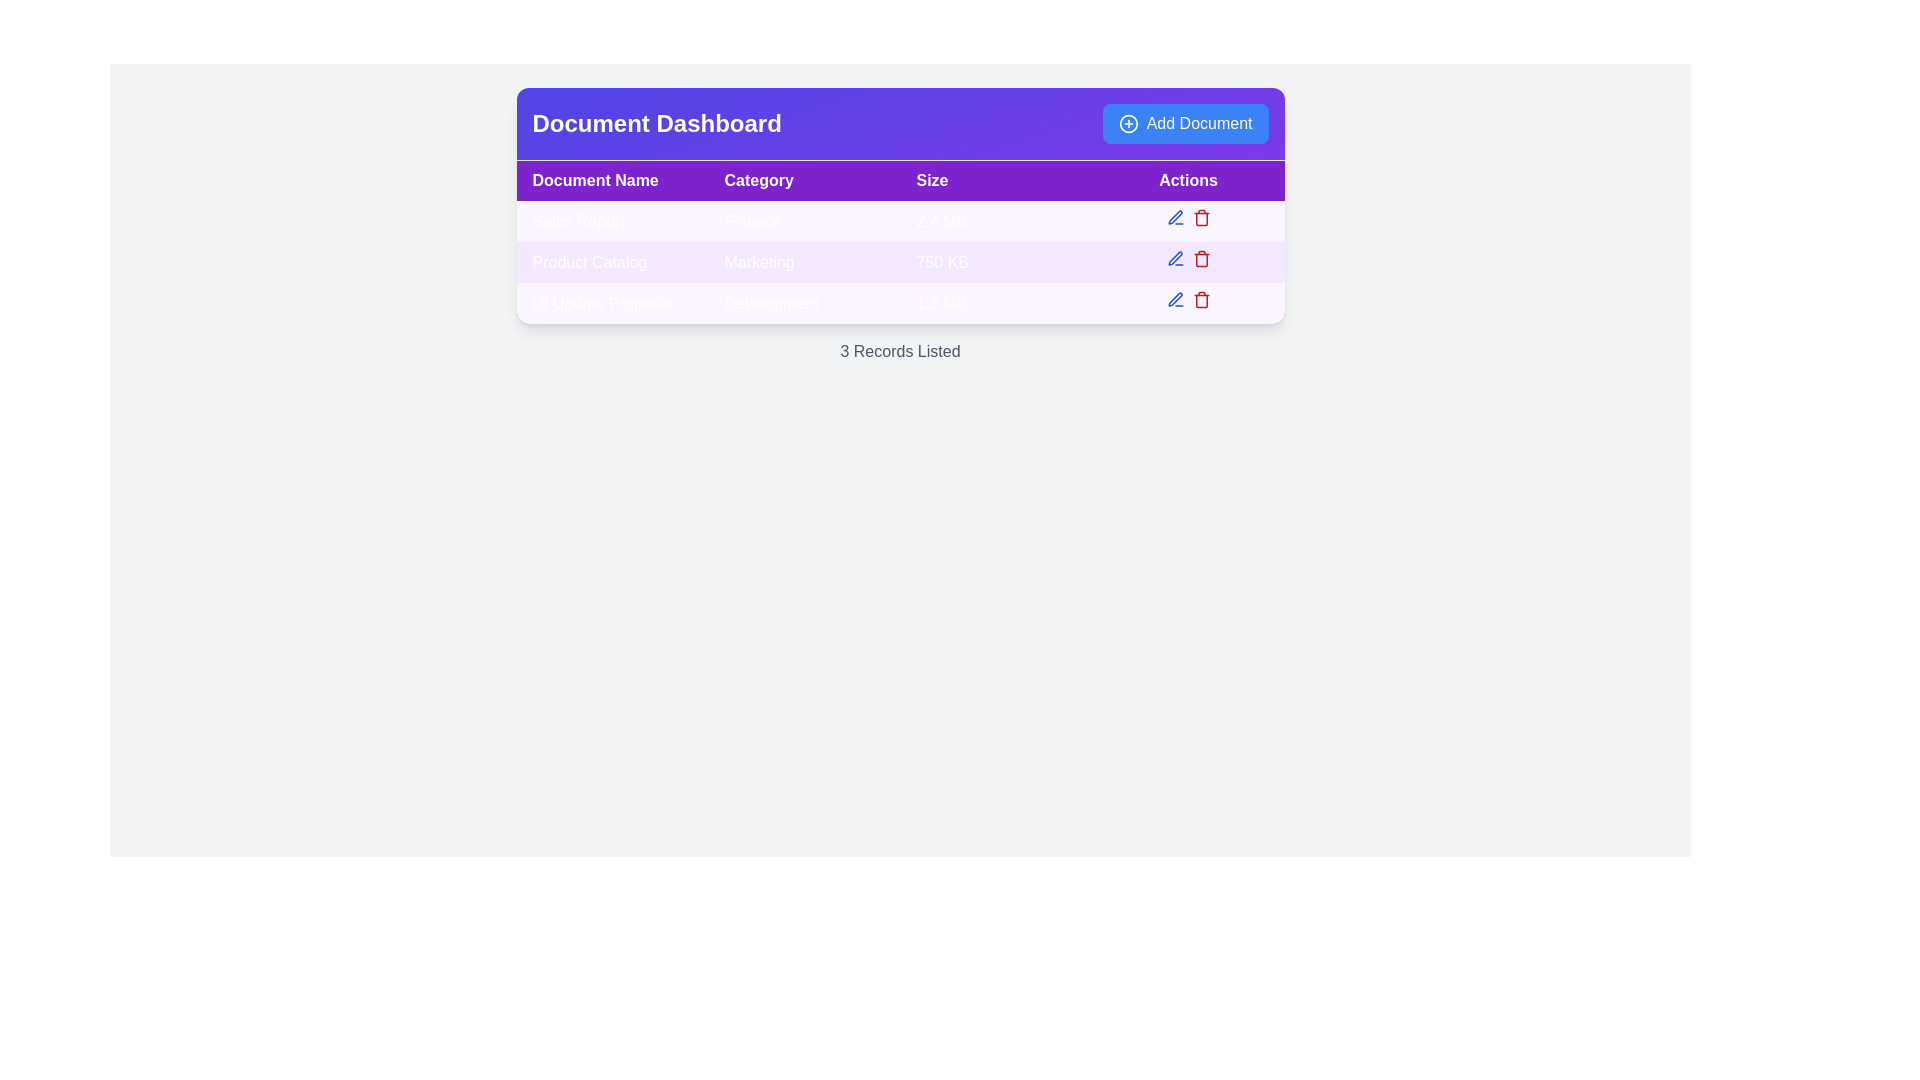  Describe the element at coordinates (899, 261) in the screenshot. I see `the details of the document represented by the second row in the document list table, which includes the document titled 'Product Catalog'` at that location.